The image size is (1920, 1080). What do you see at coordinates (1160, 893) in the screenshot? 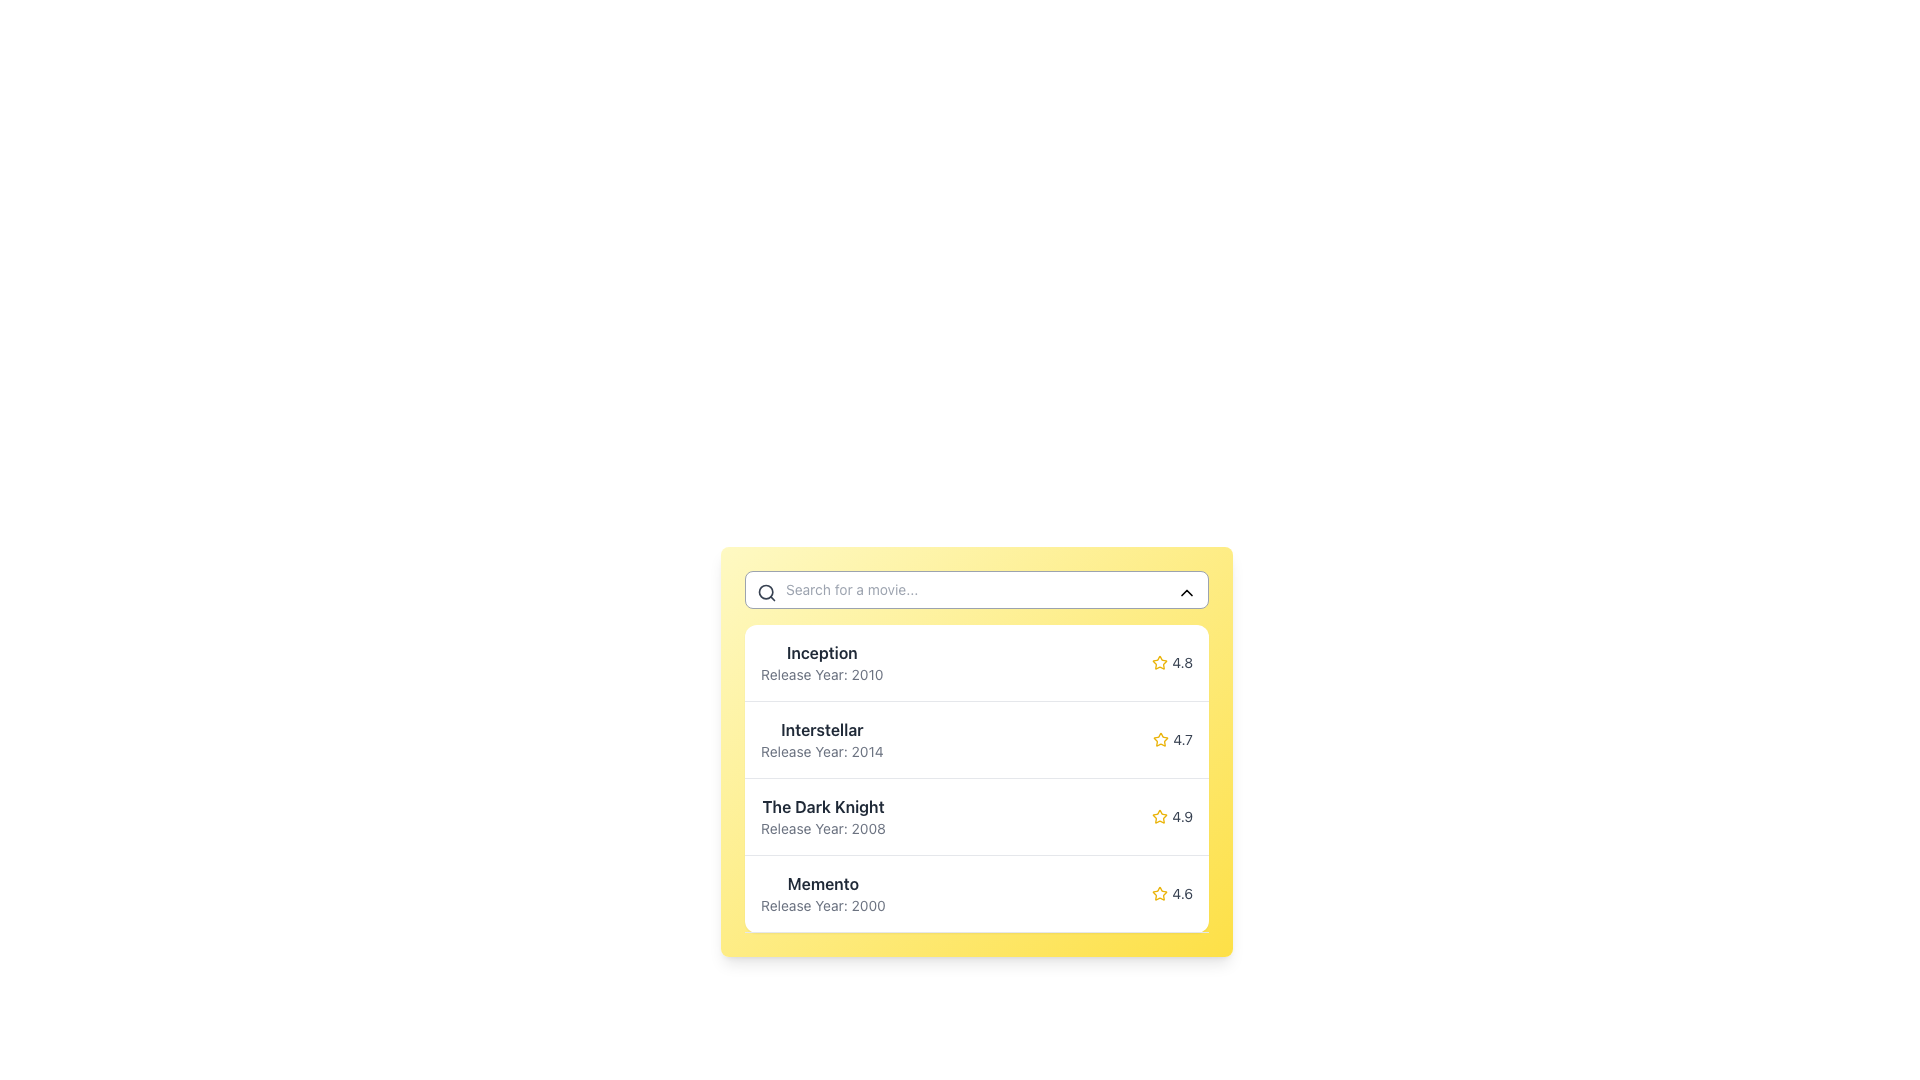
I see `the star icon representing a rating for the movie 'Memento', which is styled with a yellow border and indicates an active state due to its color` at bounding box center [1160, 893].